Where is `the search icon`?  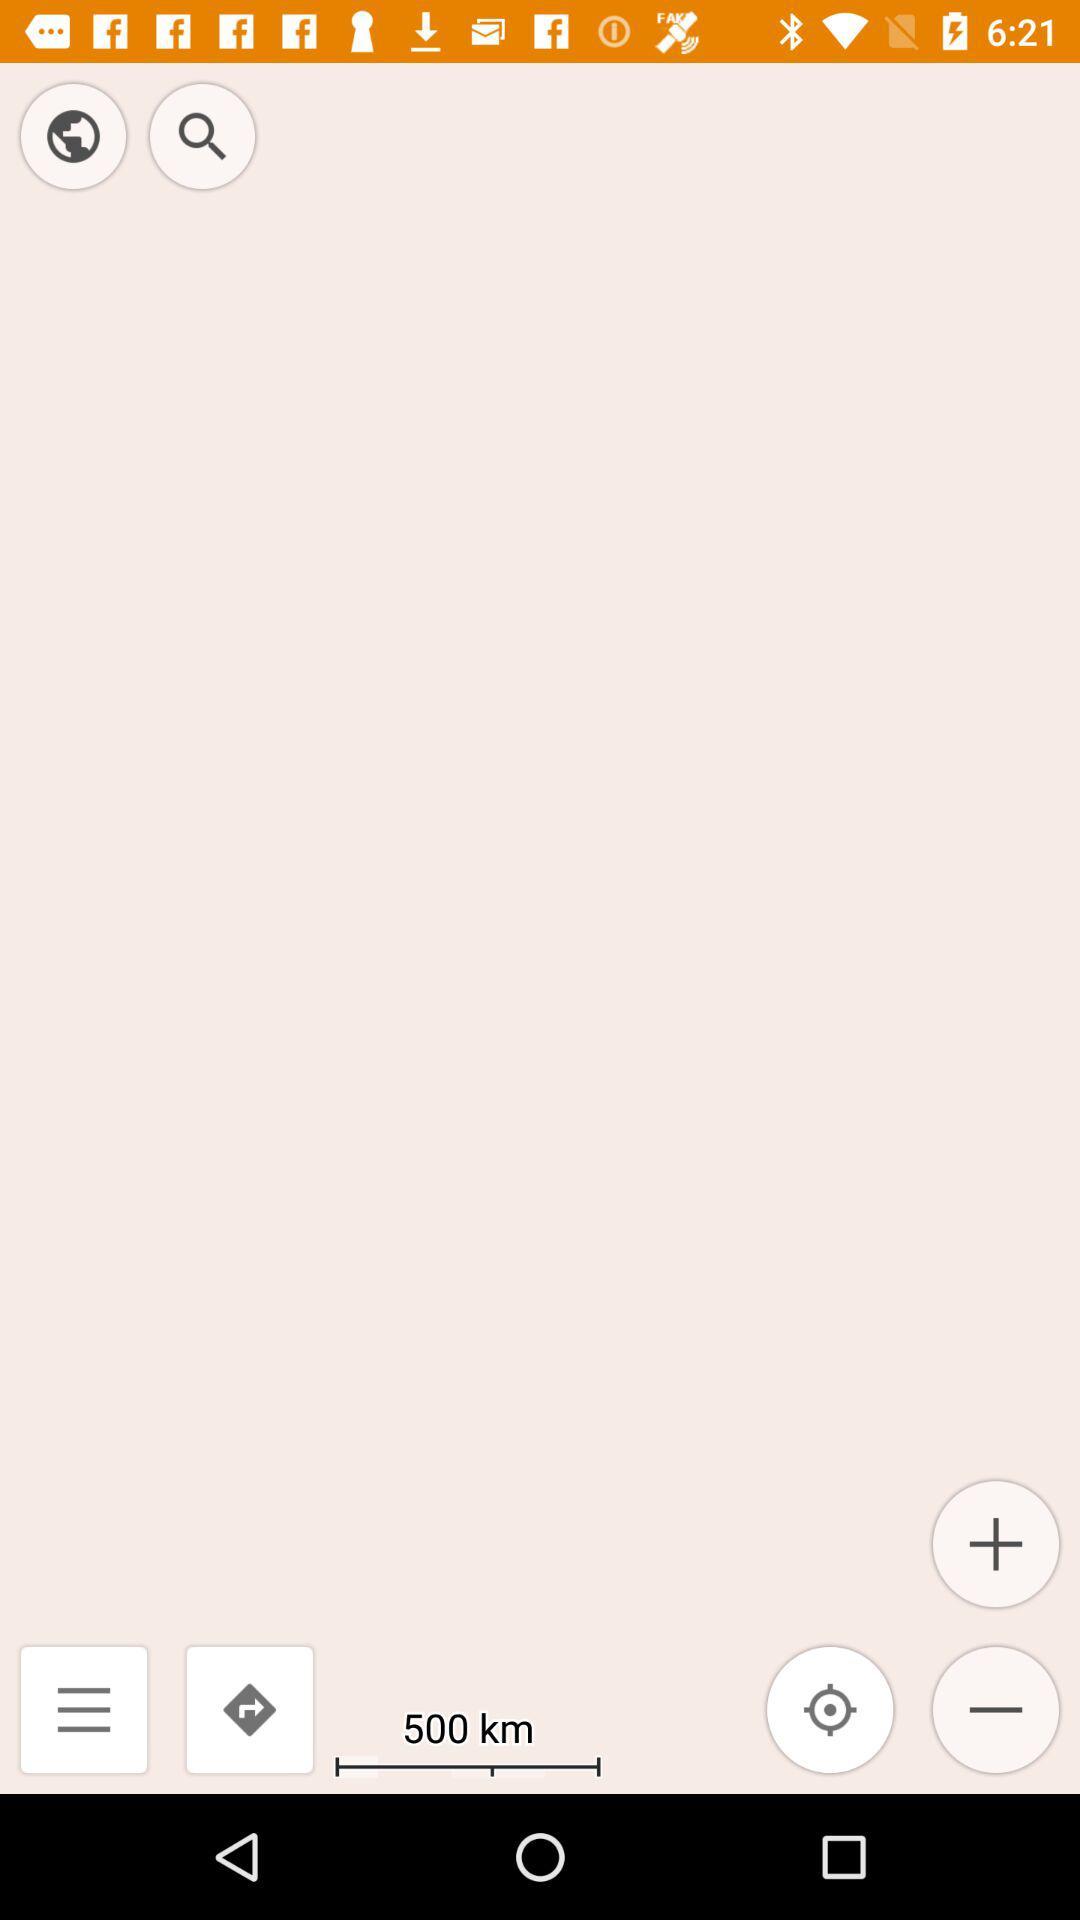 the search icon is located at coordinates (202, 135).